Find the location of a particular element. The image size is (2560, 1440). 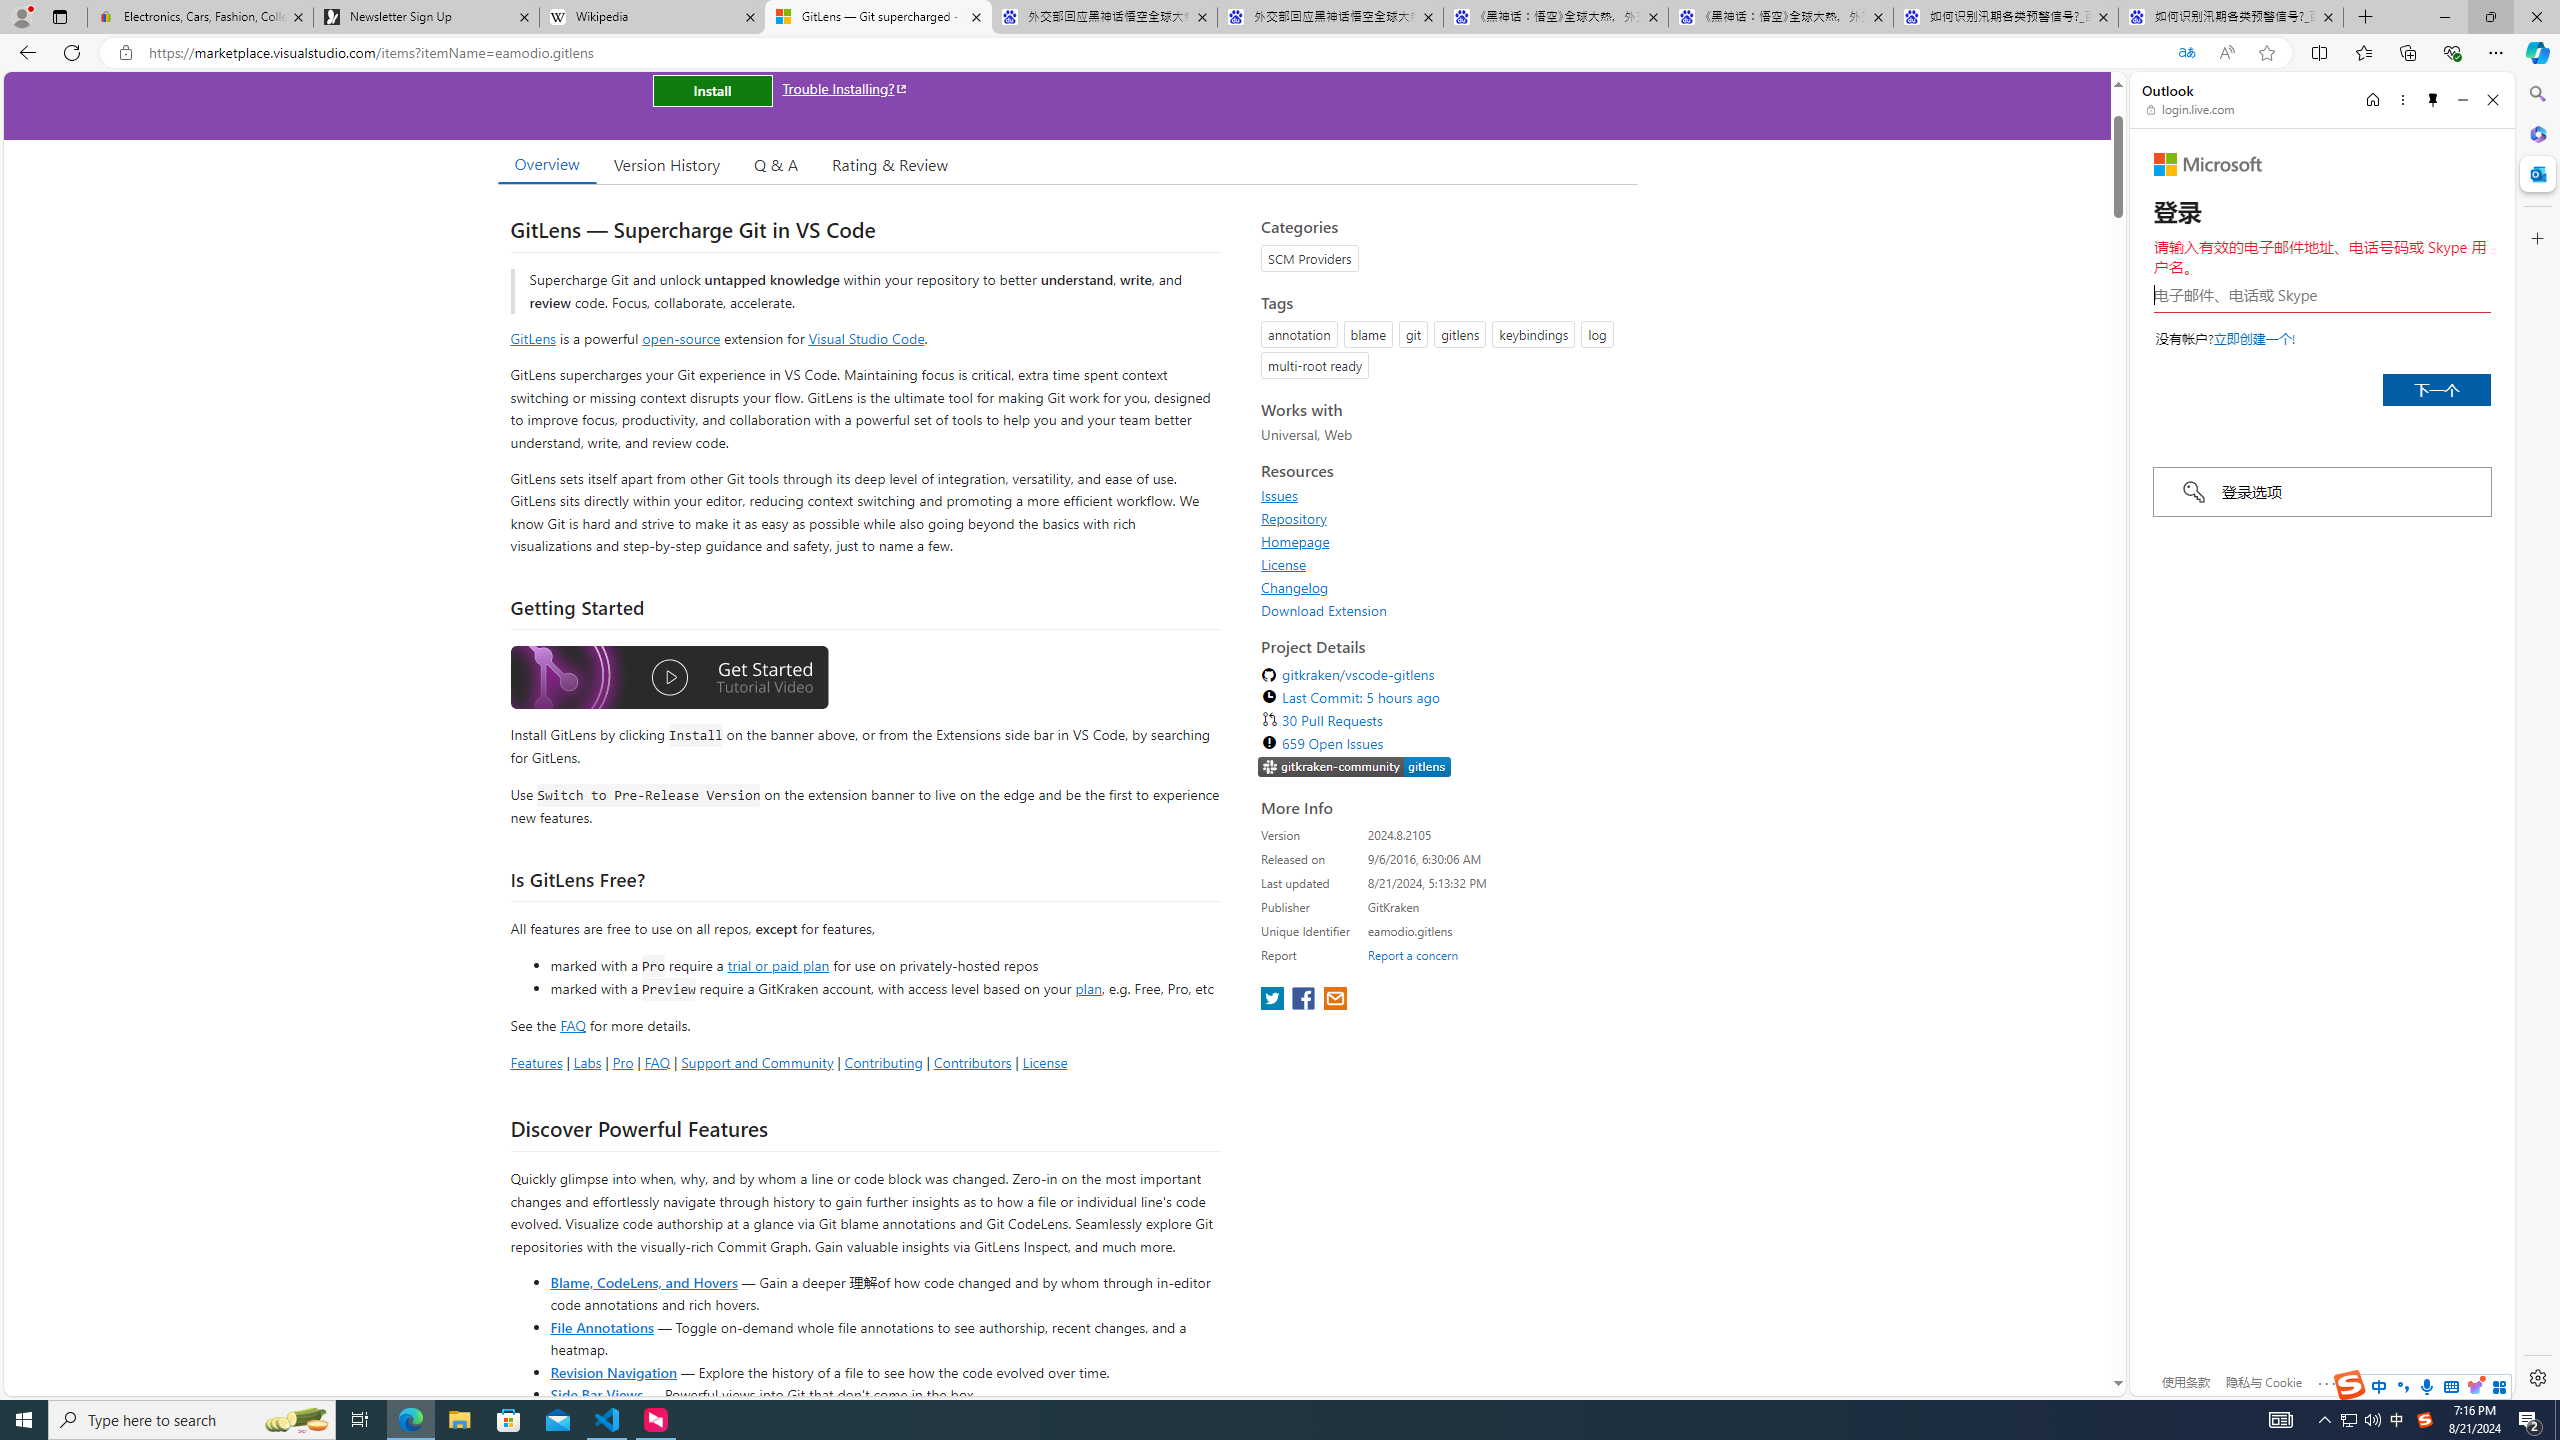

'Contributors' is located at coordinates (970, 1061).